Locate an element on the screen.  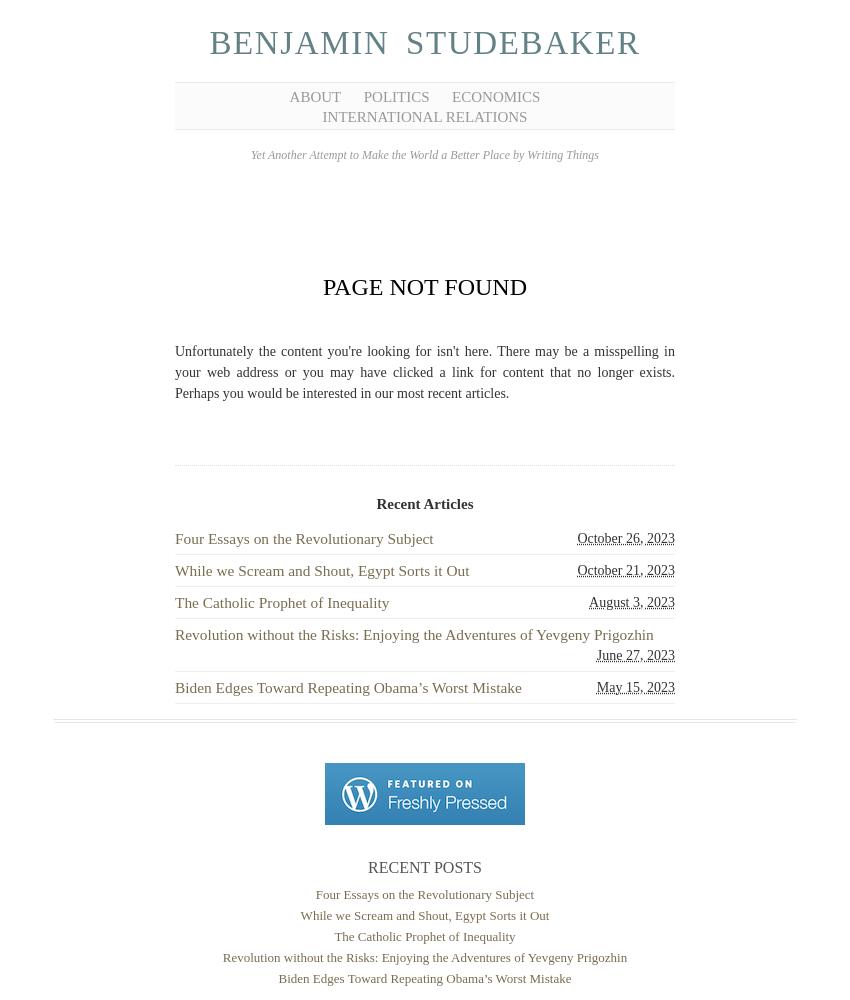
'About' is located at coordinates (315, 96).